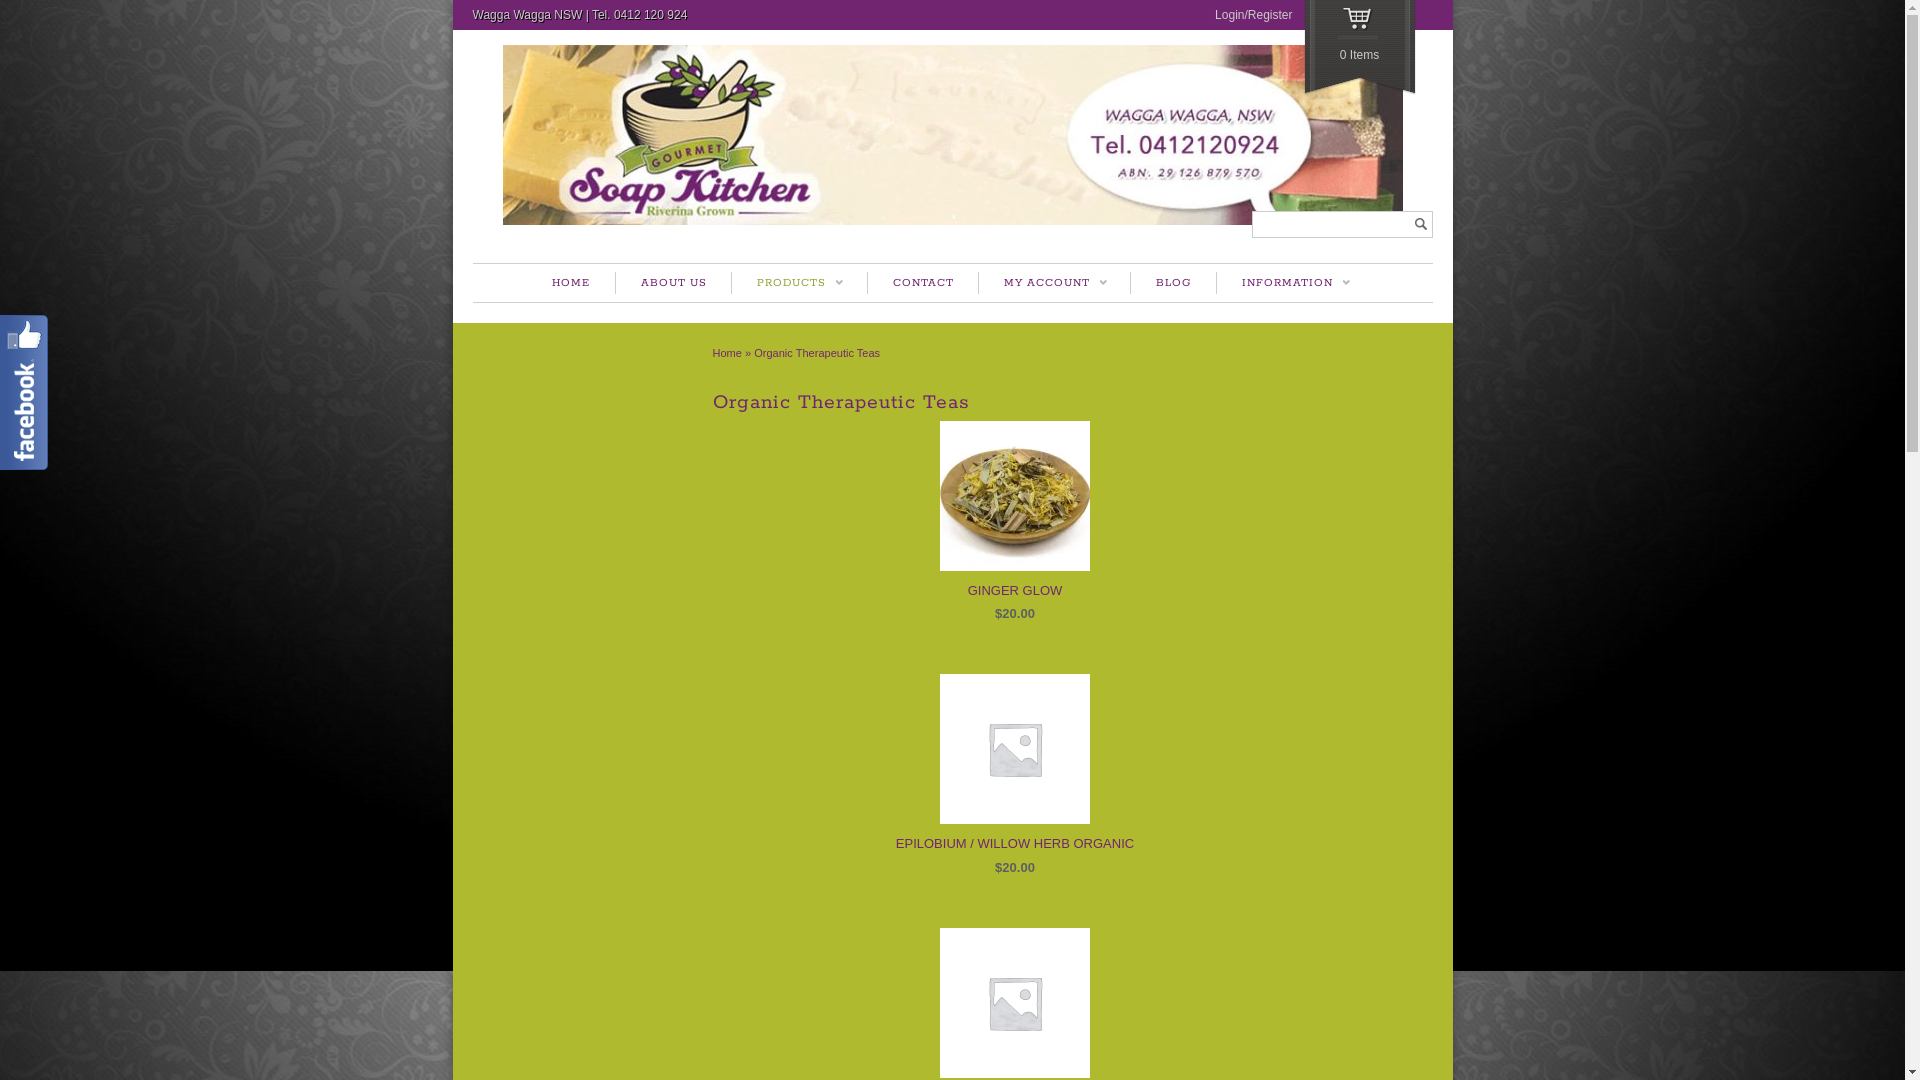 Image resolution: width=1920 pixels, height=1080 pixels. I want to click on 'BLOG', so click(1129, 282).